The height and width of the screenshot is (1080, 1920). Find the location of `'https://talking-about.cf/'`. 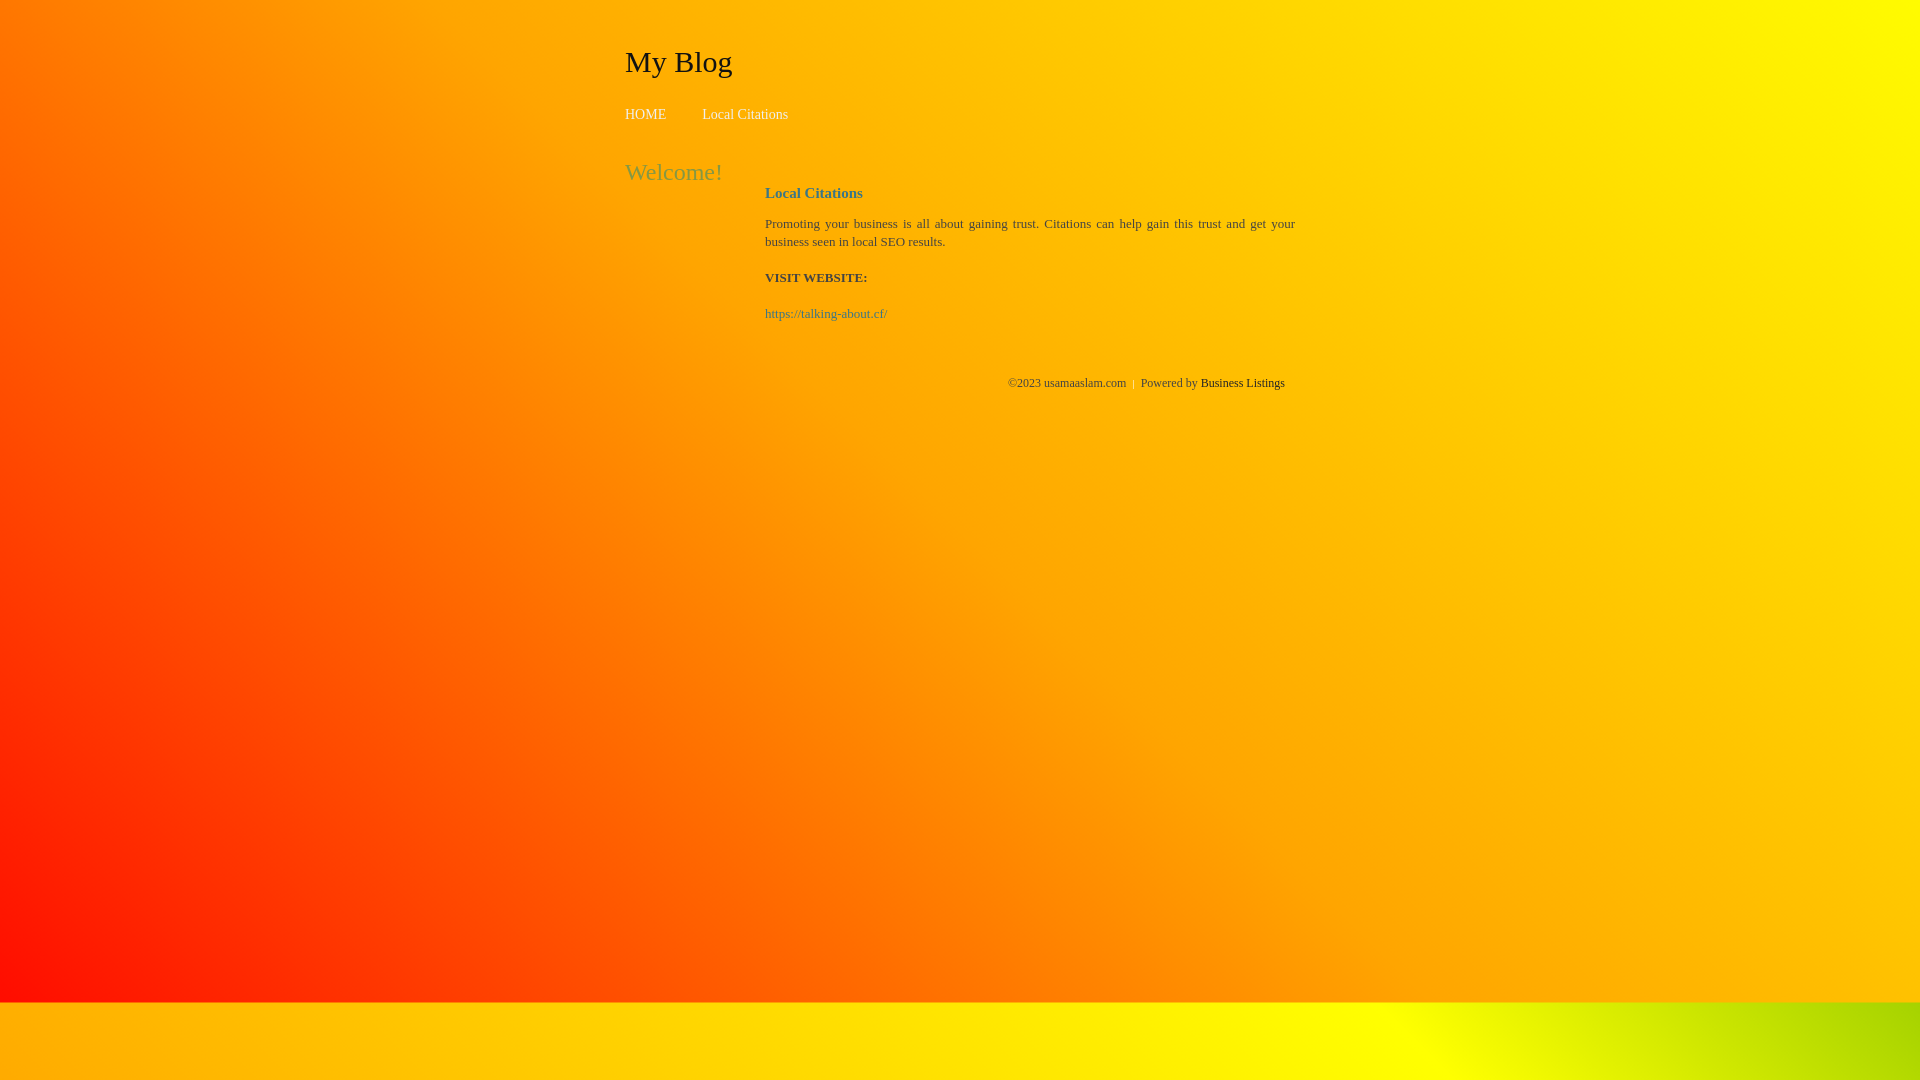

'https://talking-about.cf/' is located at coordinates (825, 313).